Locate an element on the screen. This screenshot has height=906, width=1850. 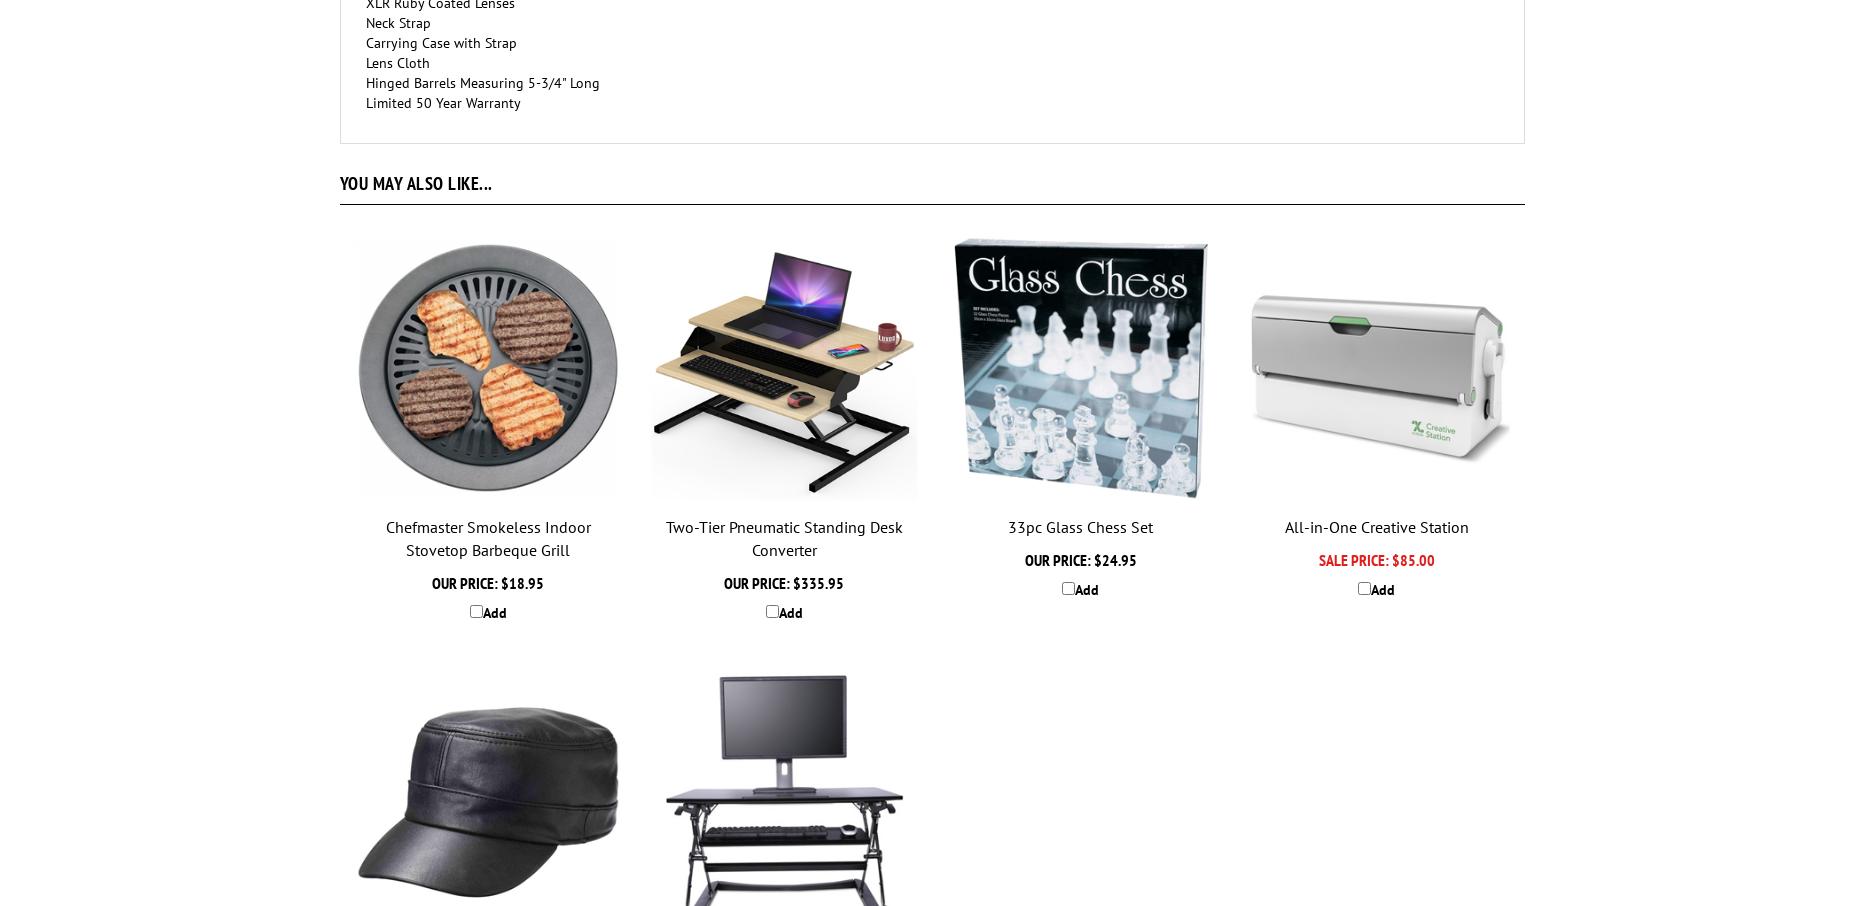
'Lens Cloth' is located at coordinates (396, 62).